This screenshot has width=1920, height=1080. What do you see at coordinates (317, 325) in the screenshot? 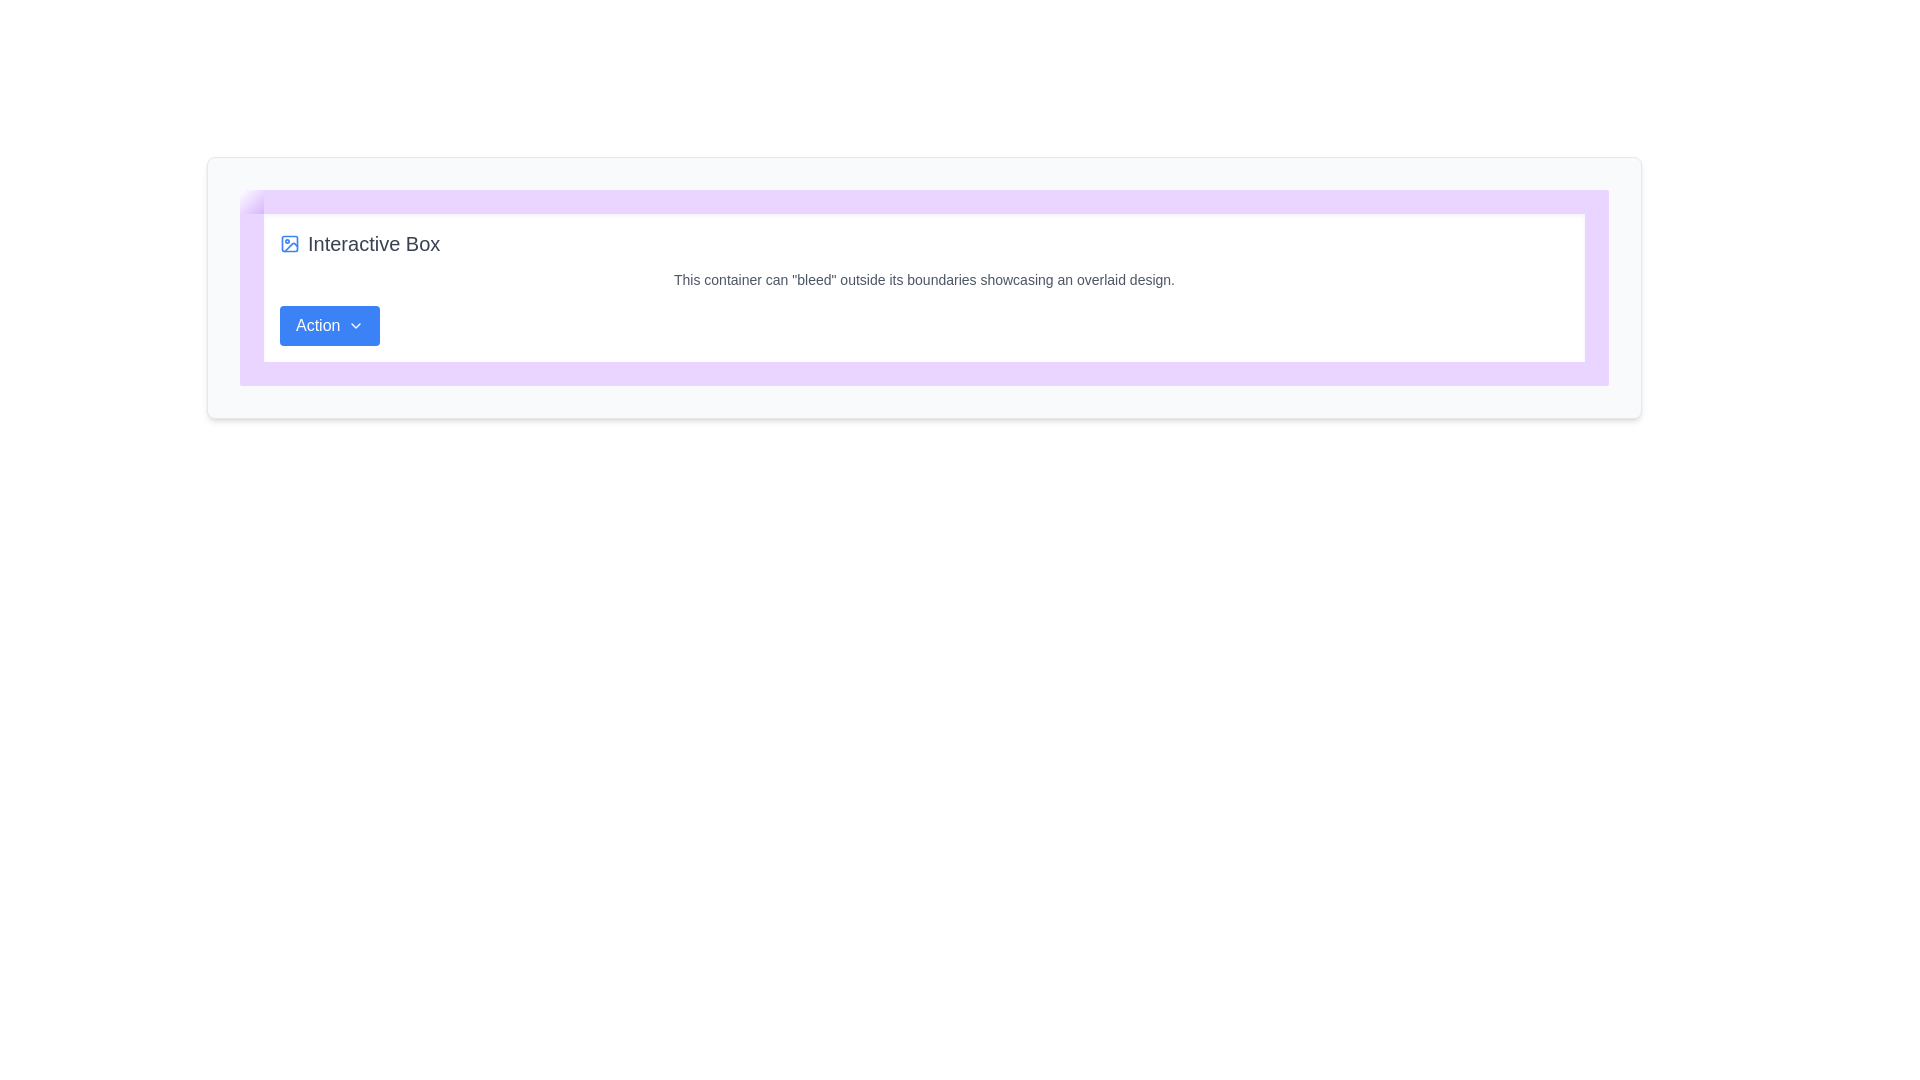
I see `the text label 'Action' within the interactive button that has a blue background and white text, positioned in the 'Interactive Box'` at bounding box center [317, 325].